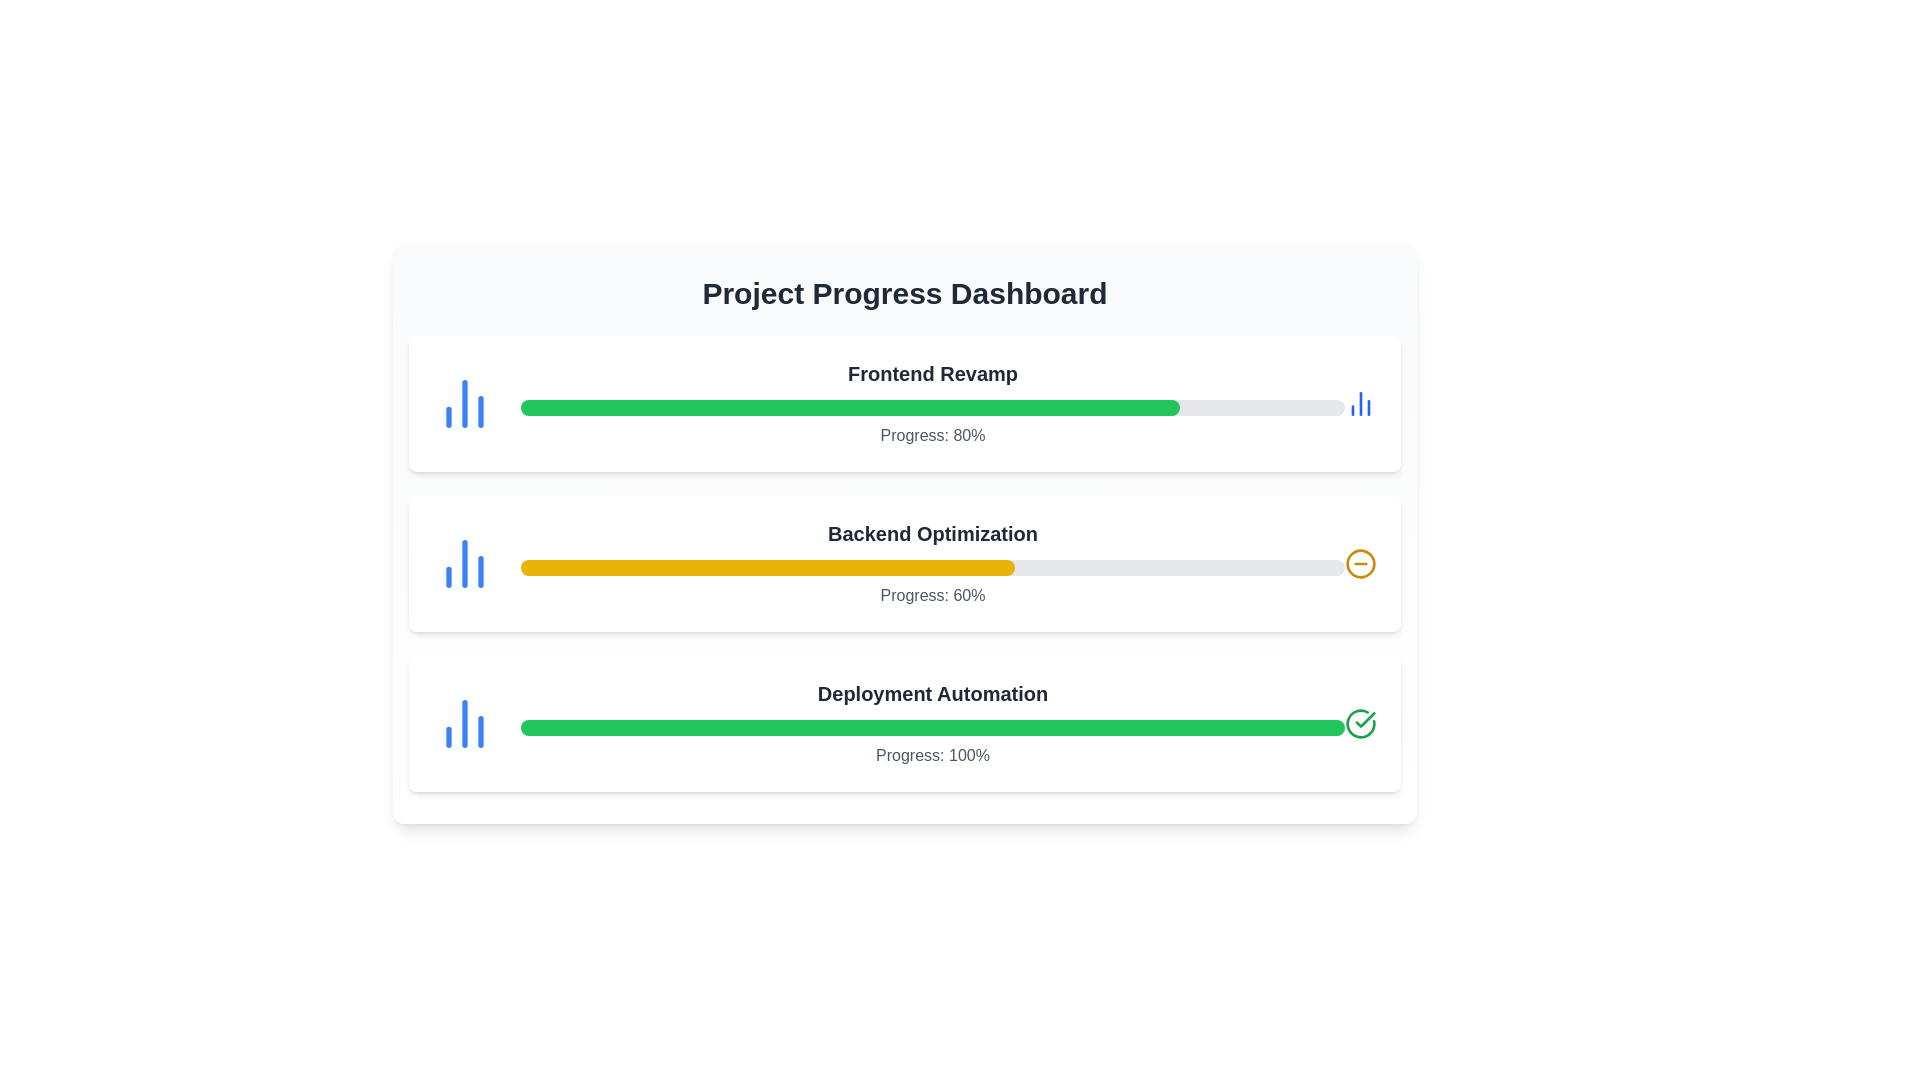 This screenshot has width=1920, height=1080. Describe the element at coordinates (931, 728) in the screenshot. I see `the progress value of the progress bar indicating 'Deployment Automation', which shows completion at 100%` at that location.